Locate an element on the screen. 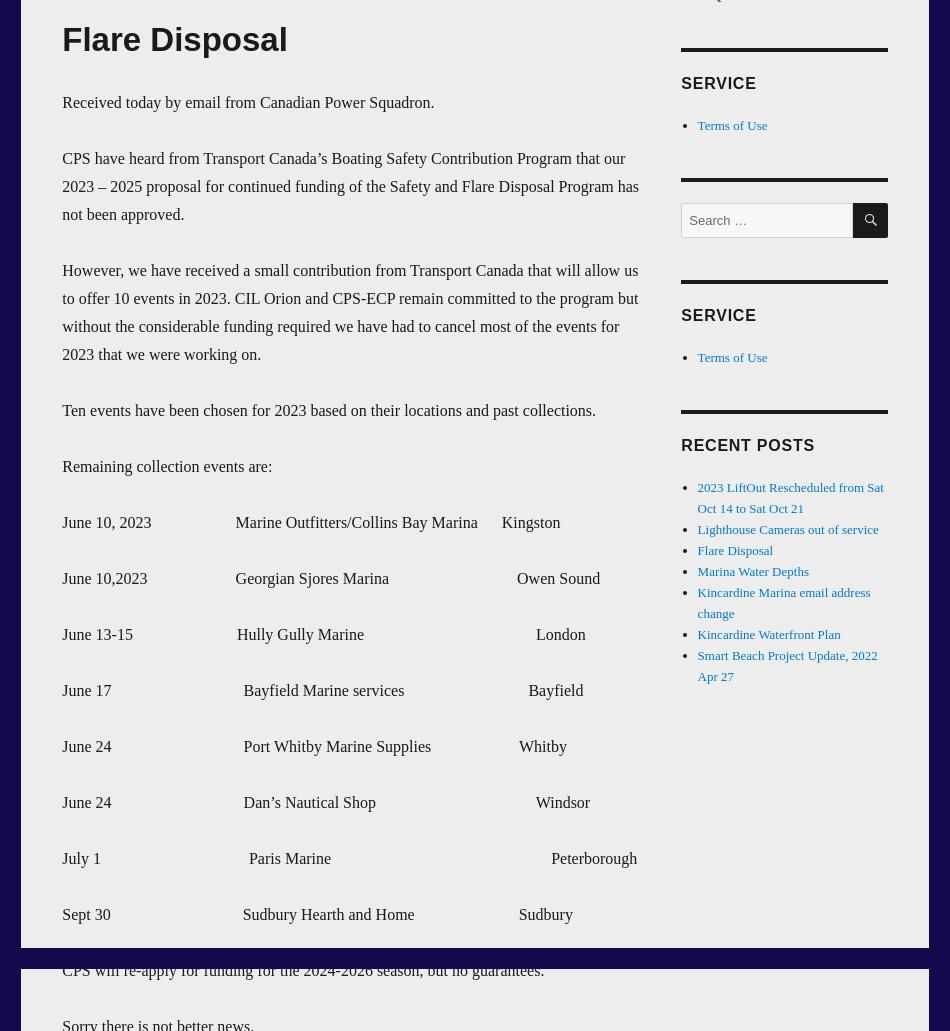  'Ten events have been chosen for 2023 based on their locations and past collections.' is located at coordinates (62, 409).